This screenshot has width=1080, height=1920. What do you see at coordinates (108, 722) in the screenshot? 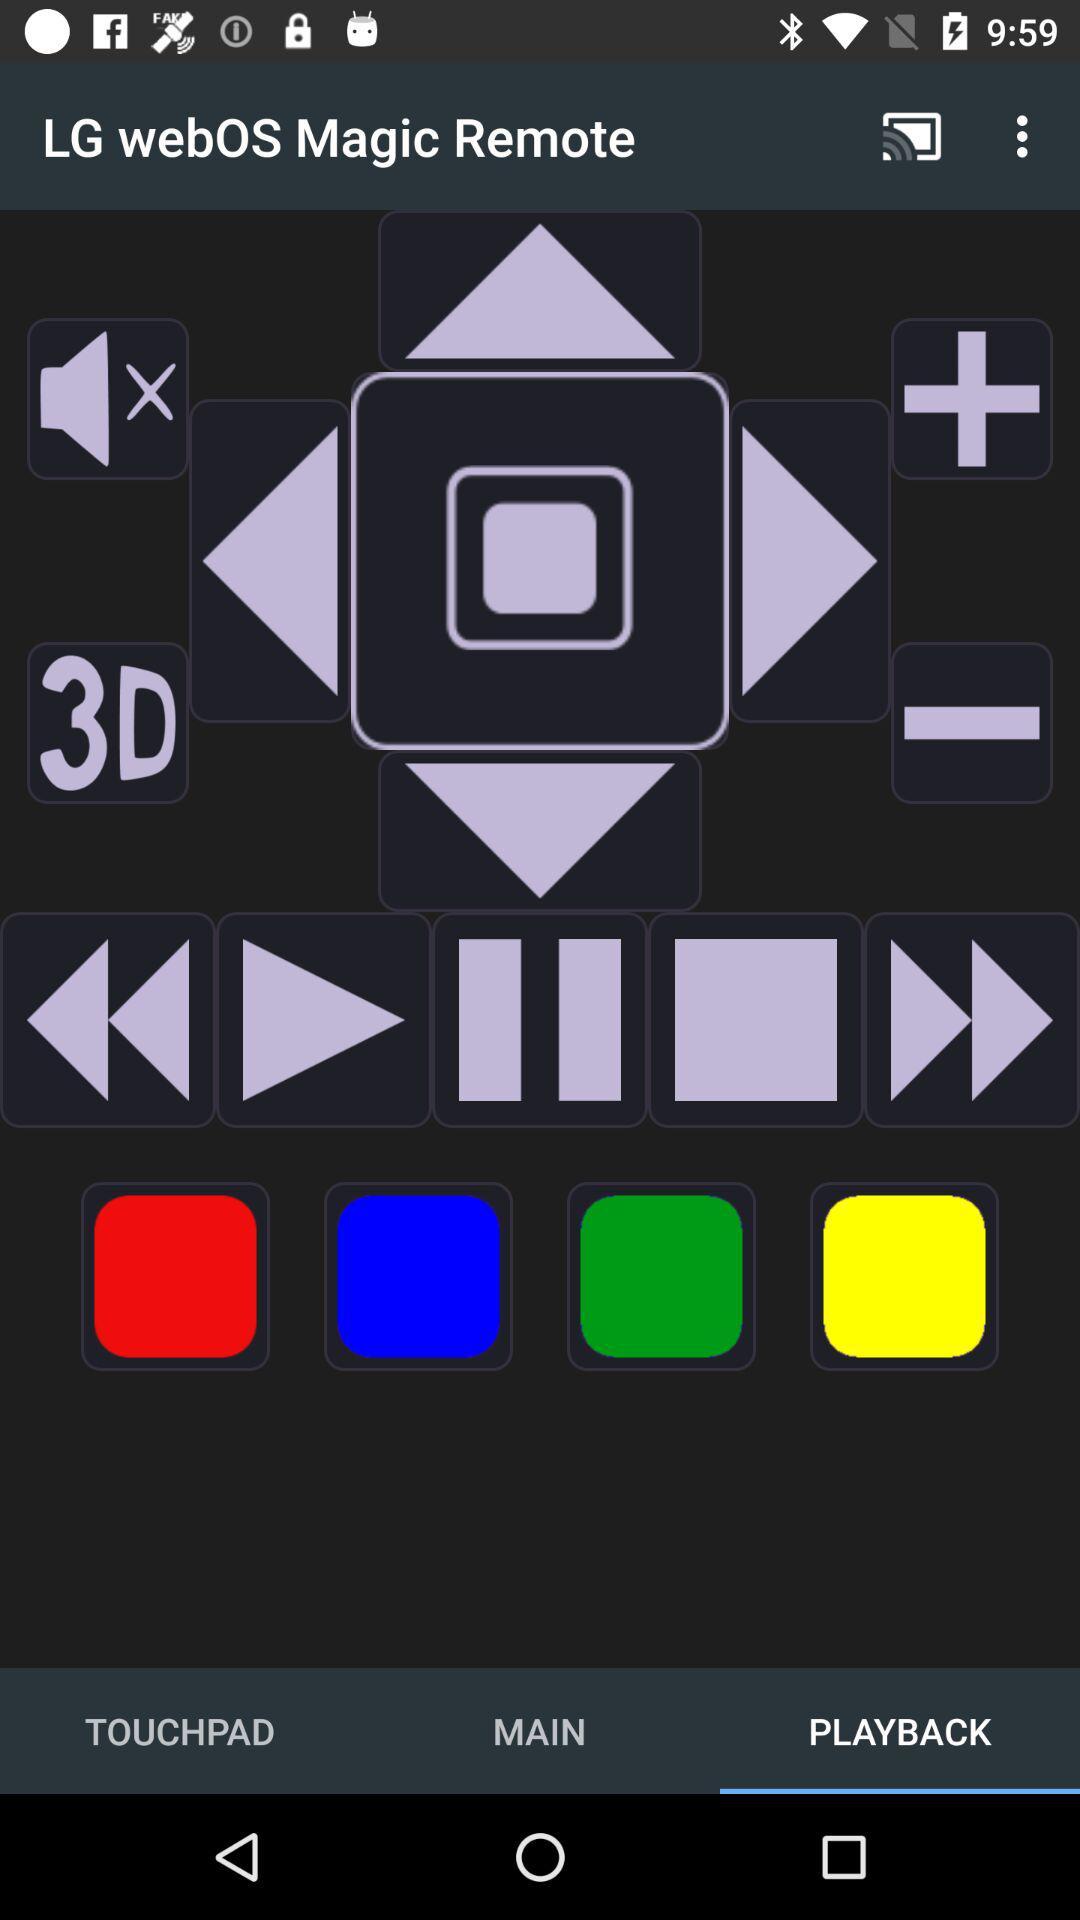
I see `3d option` at bounding box center [108, 722].